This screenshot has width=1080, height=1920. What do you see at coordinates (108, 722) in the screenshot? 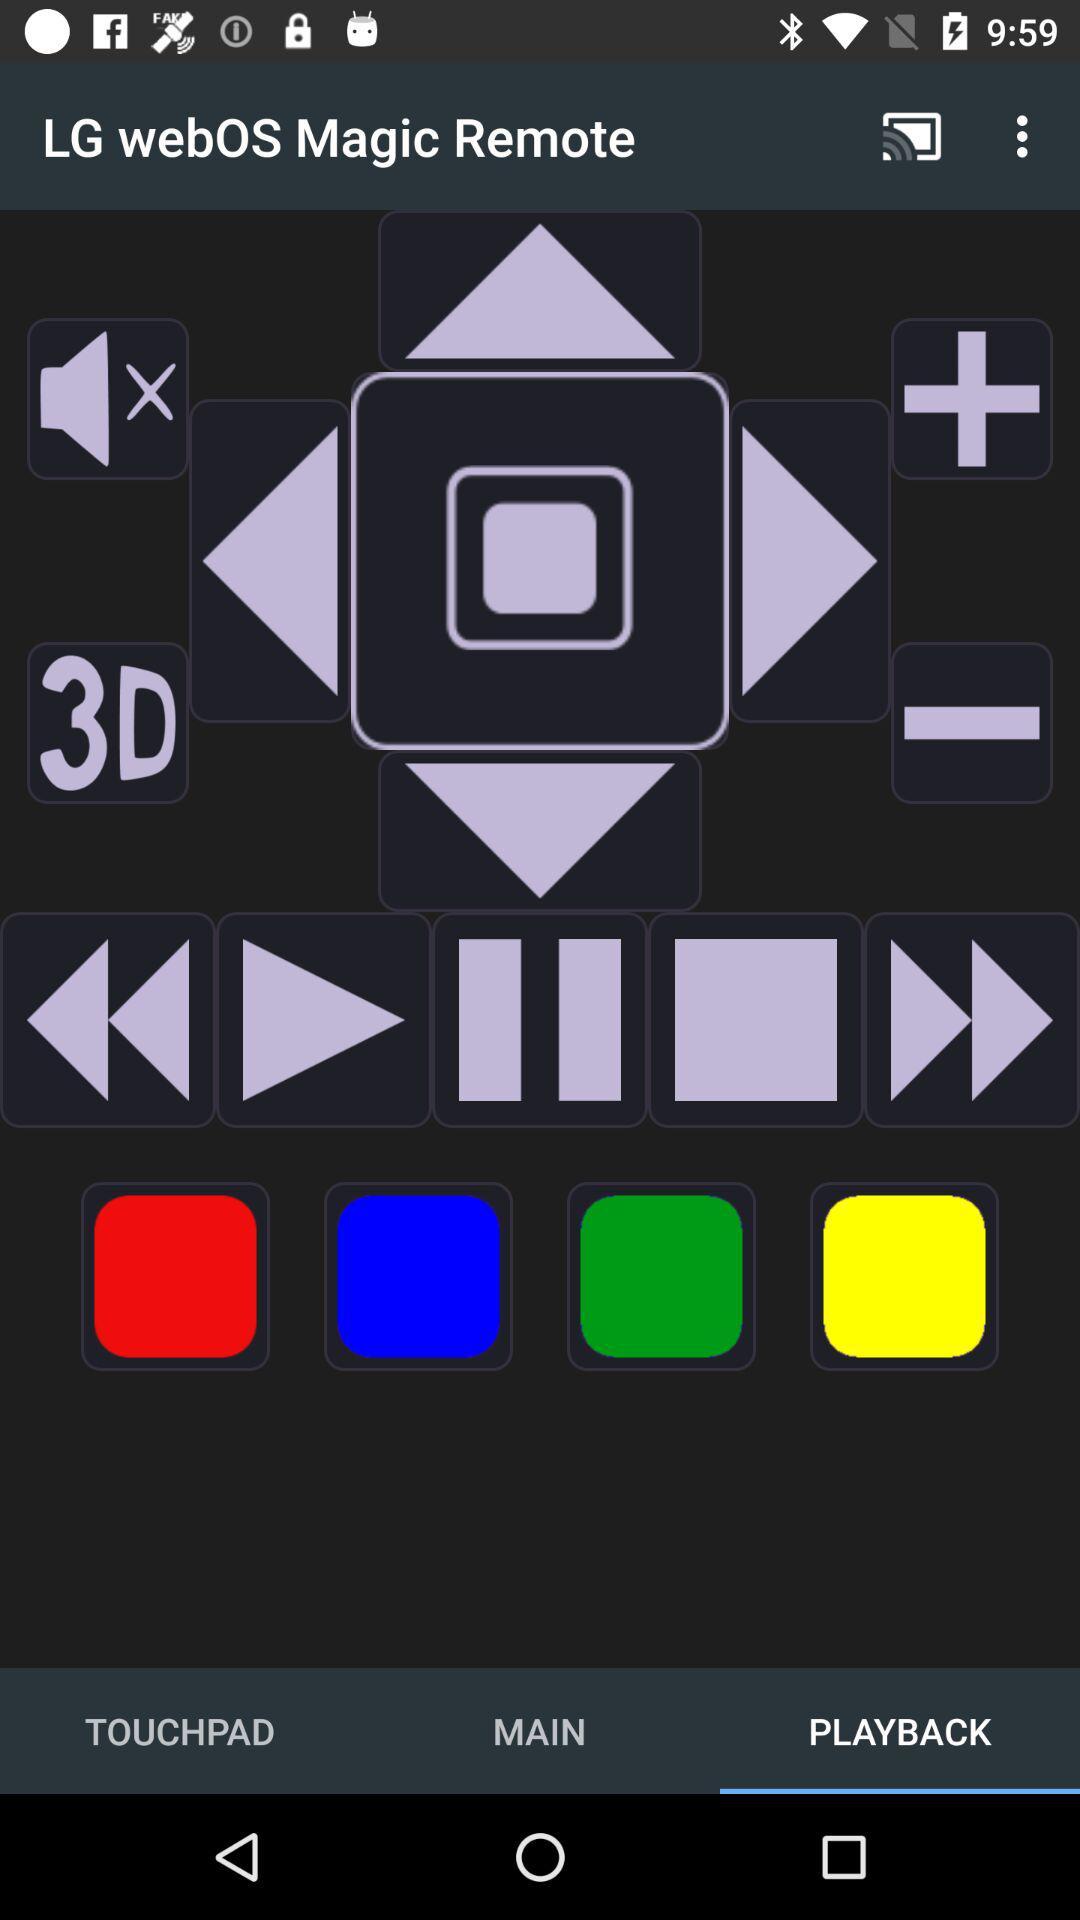
I see `3d option` at bounding box center [108, 722].